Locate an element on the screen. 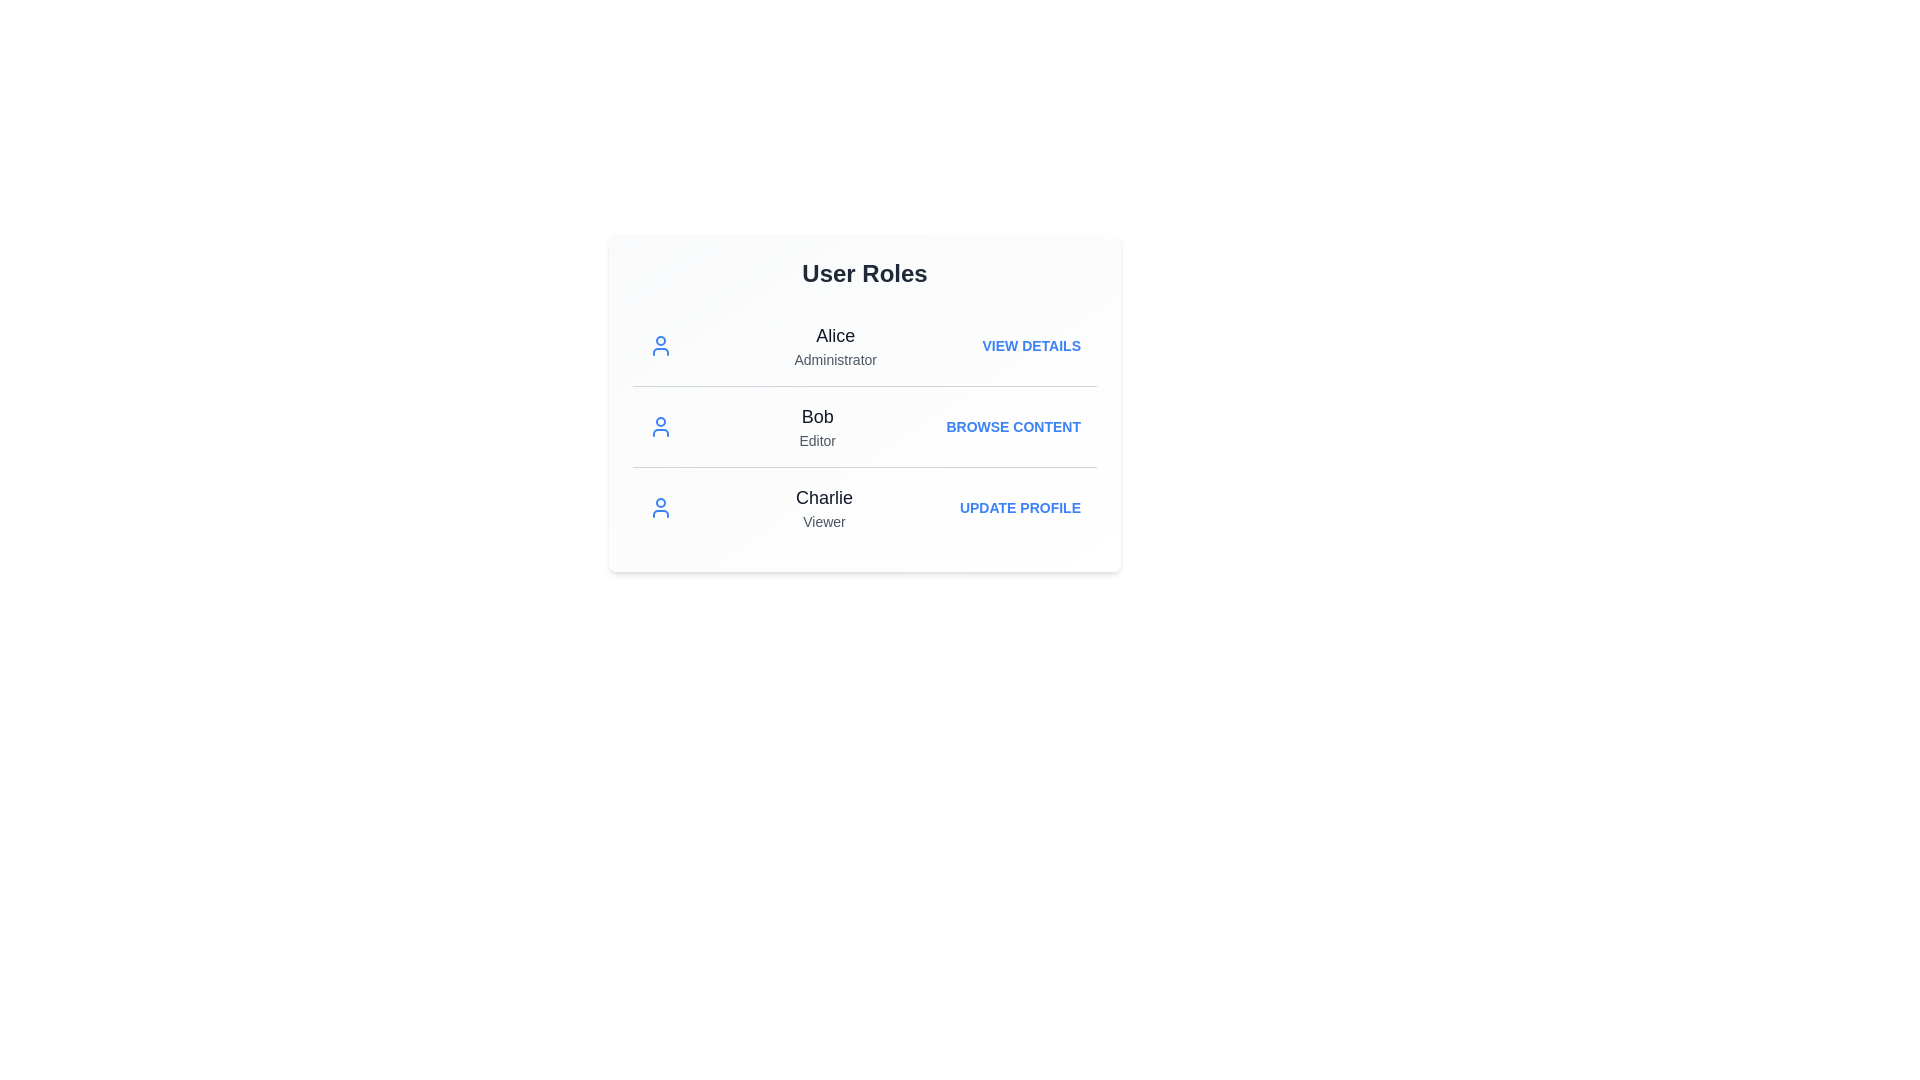 Image resolution: width=1920 pixels, height=1080 pixels. the Text display element that shows the name 'Bob' and their role 'Editor' in the User Roles section of the interface is located at coordinates (817, 426).